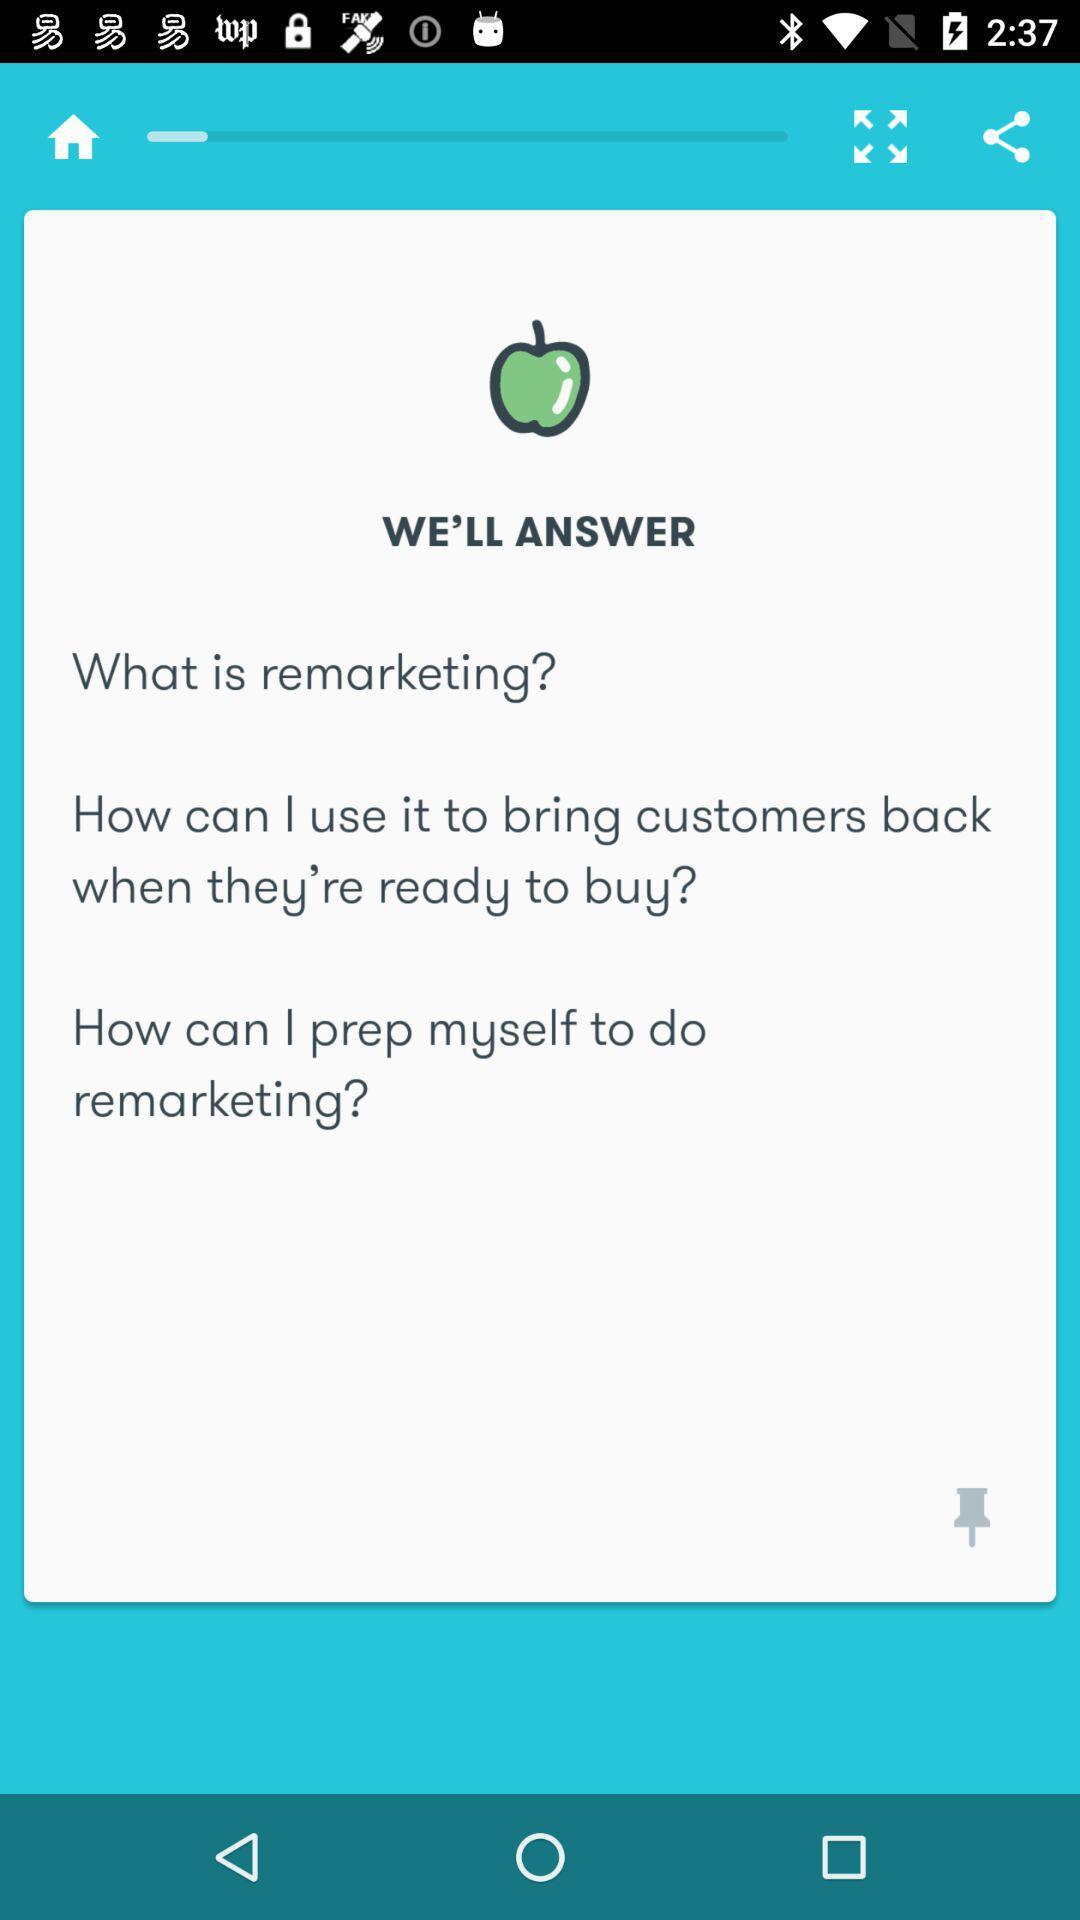  Describe the element at coordinates (72, 135) in the screenshot. I see `the home icon` at that location.